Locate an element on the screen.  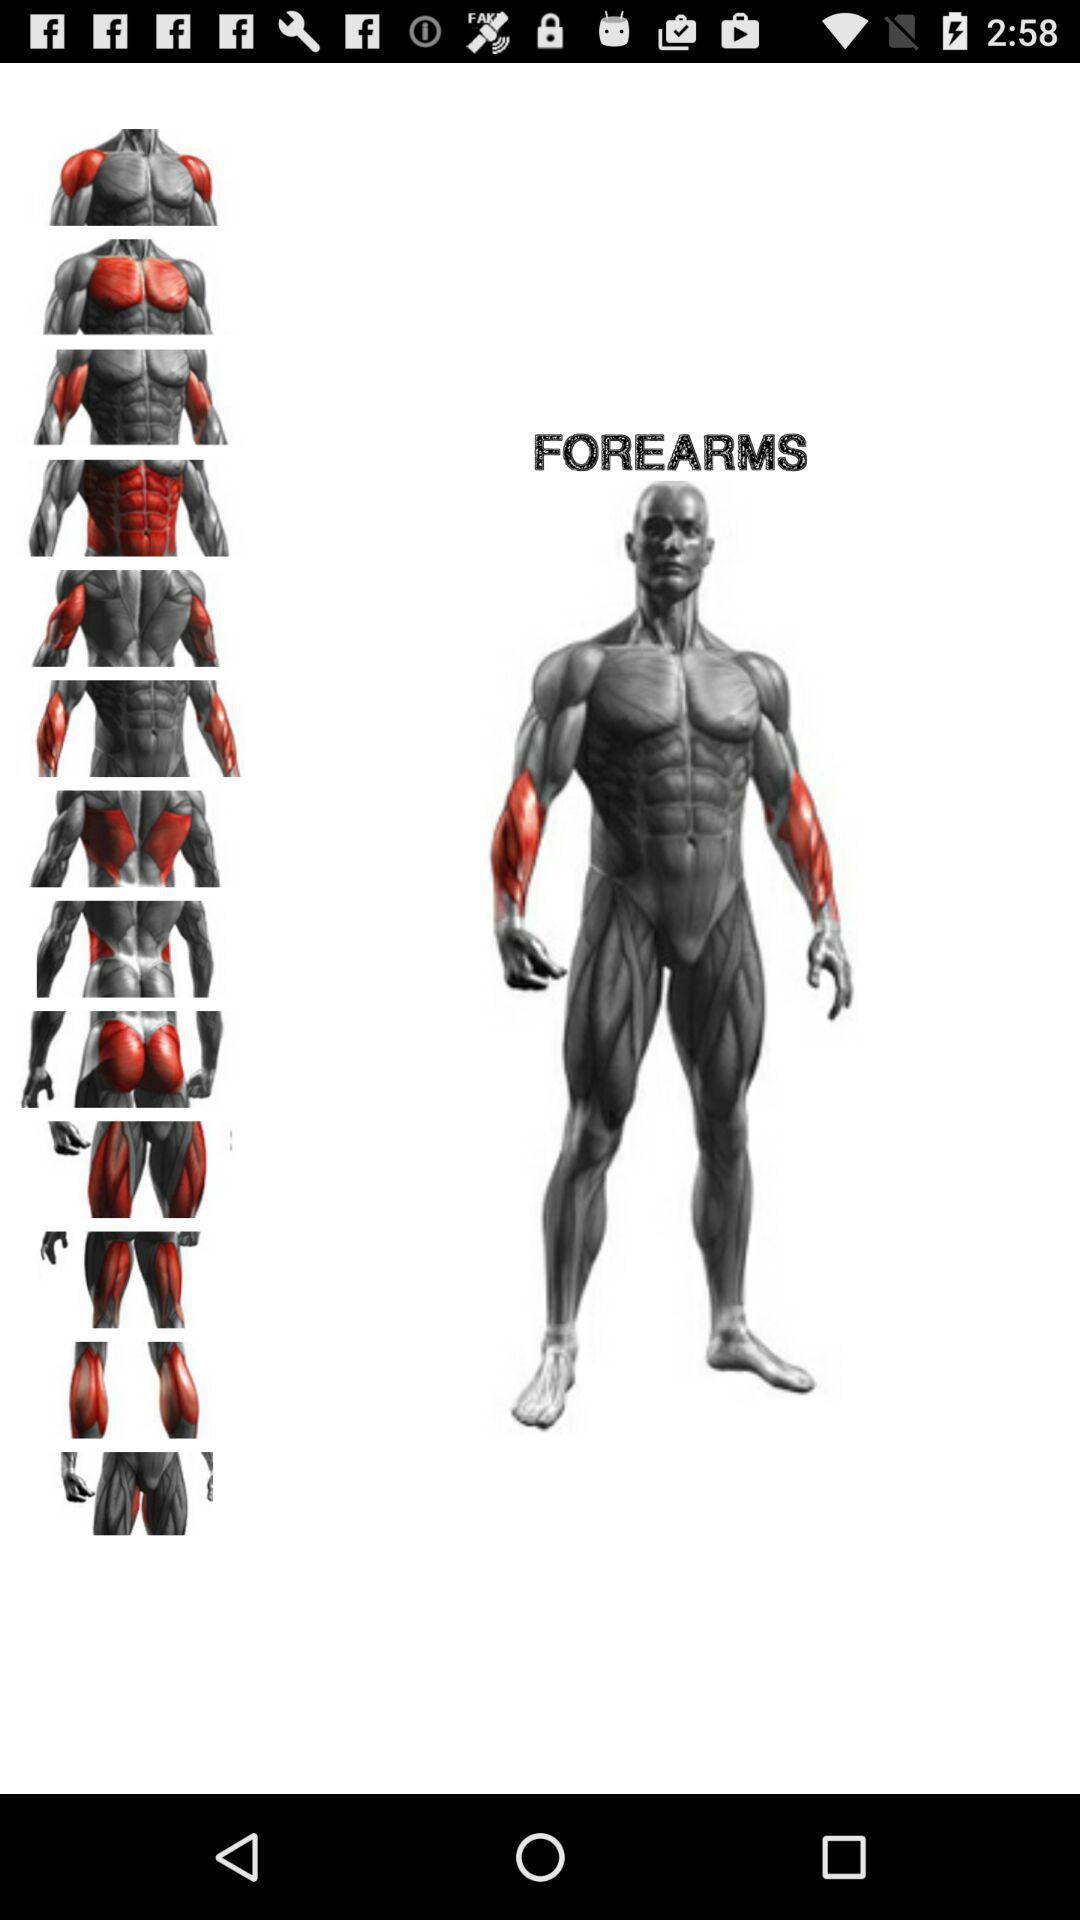
thigh workouts is located at coordinates (131, 1272).